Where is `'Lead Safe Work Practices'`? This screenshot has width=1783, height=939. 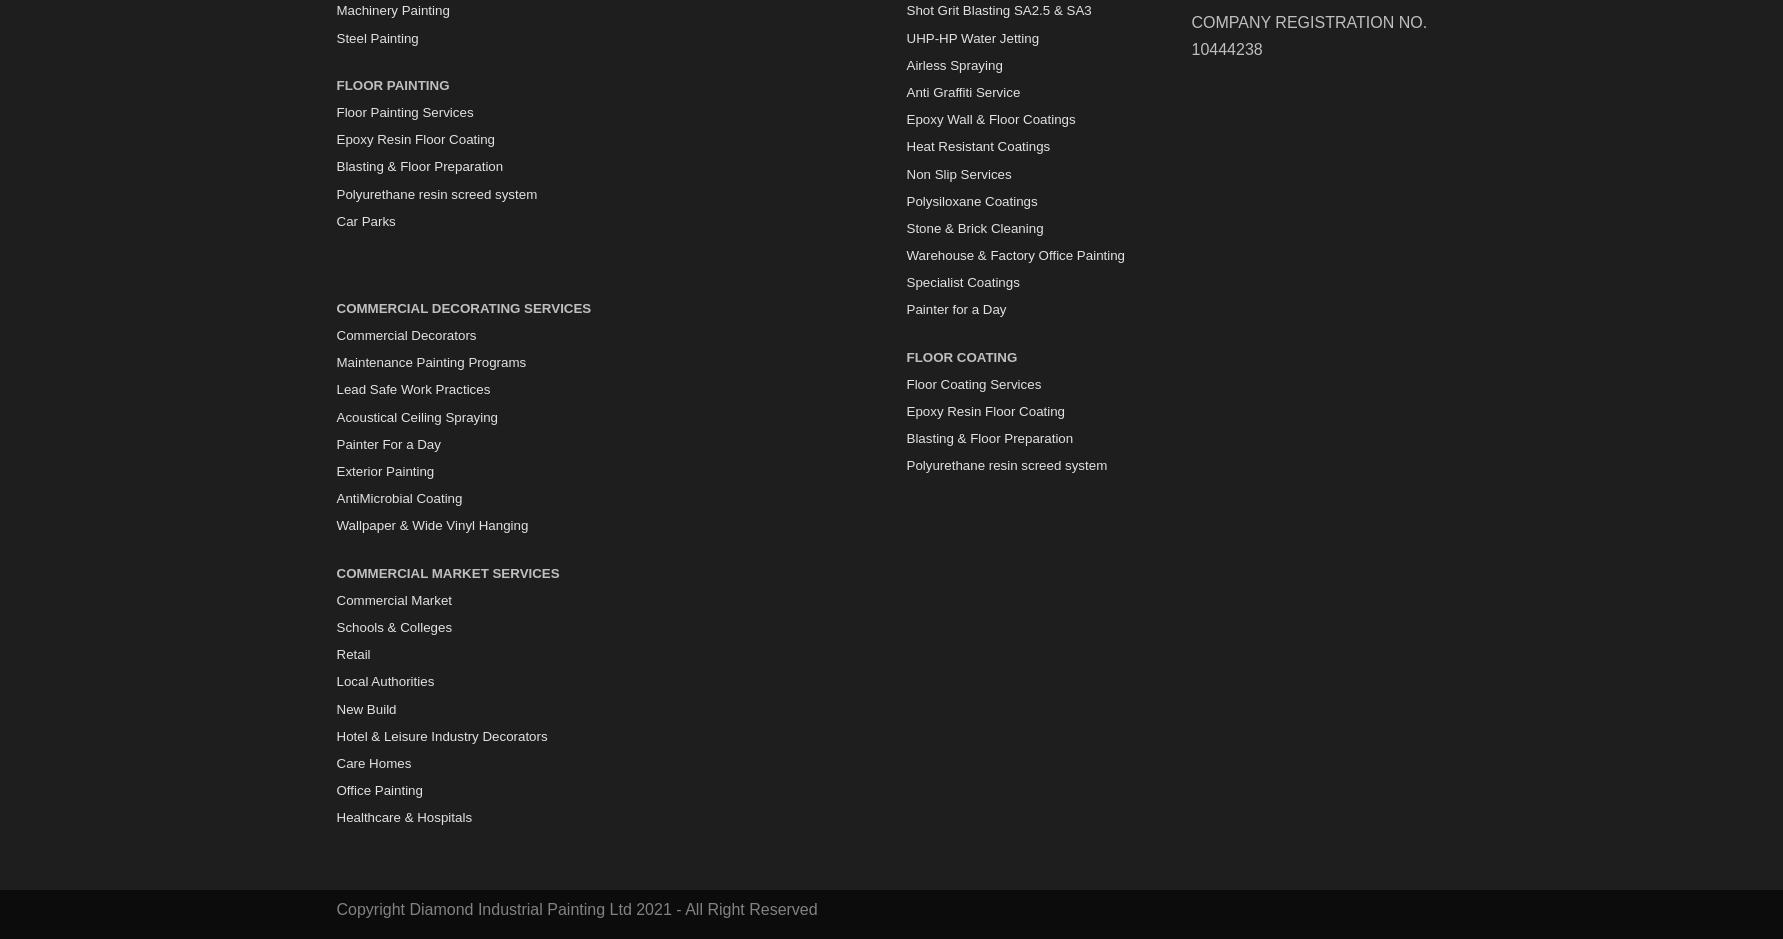 'Lead Safe Work Practices' is located at coordinates (412, 389).